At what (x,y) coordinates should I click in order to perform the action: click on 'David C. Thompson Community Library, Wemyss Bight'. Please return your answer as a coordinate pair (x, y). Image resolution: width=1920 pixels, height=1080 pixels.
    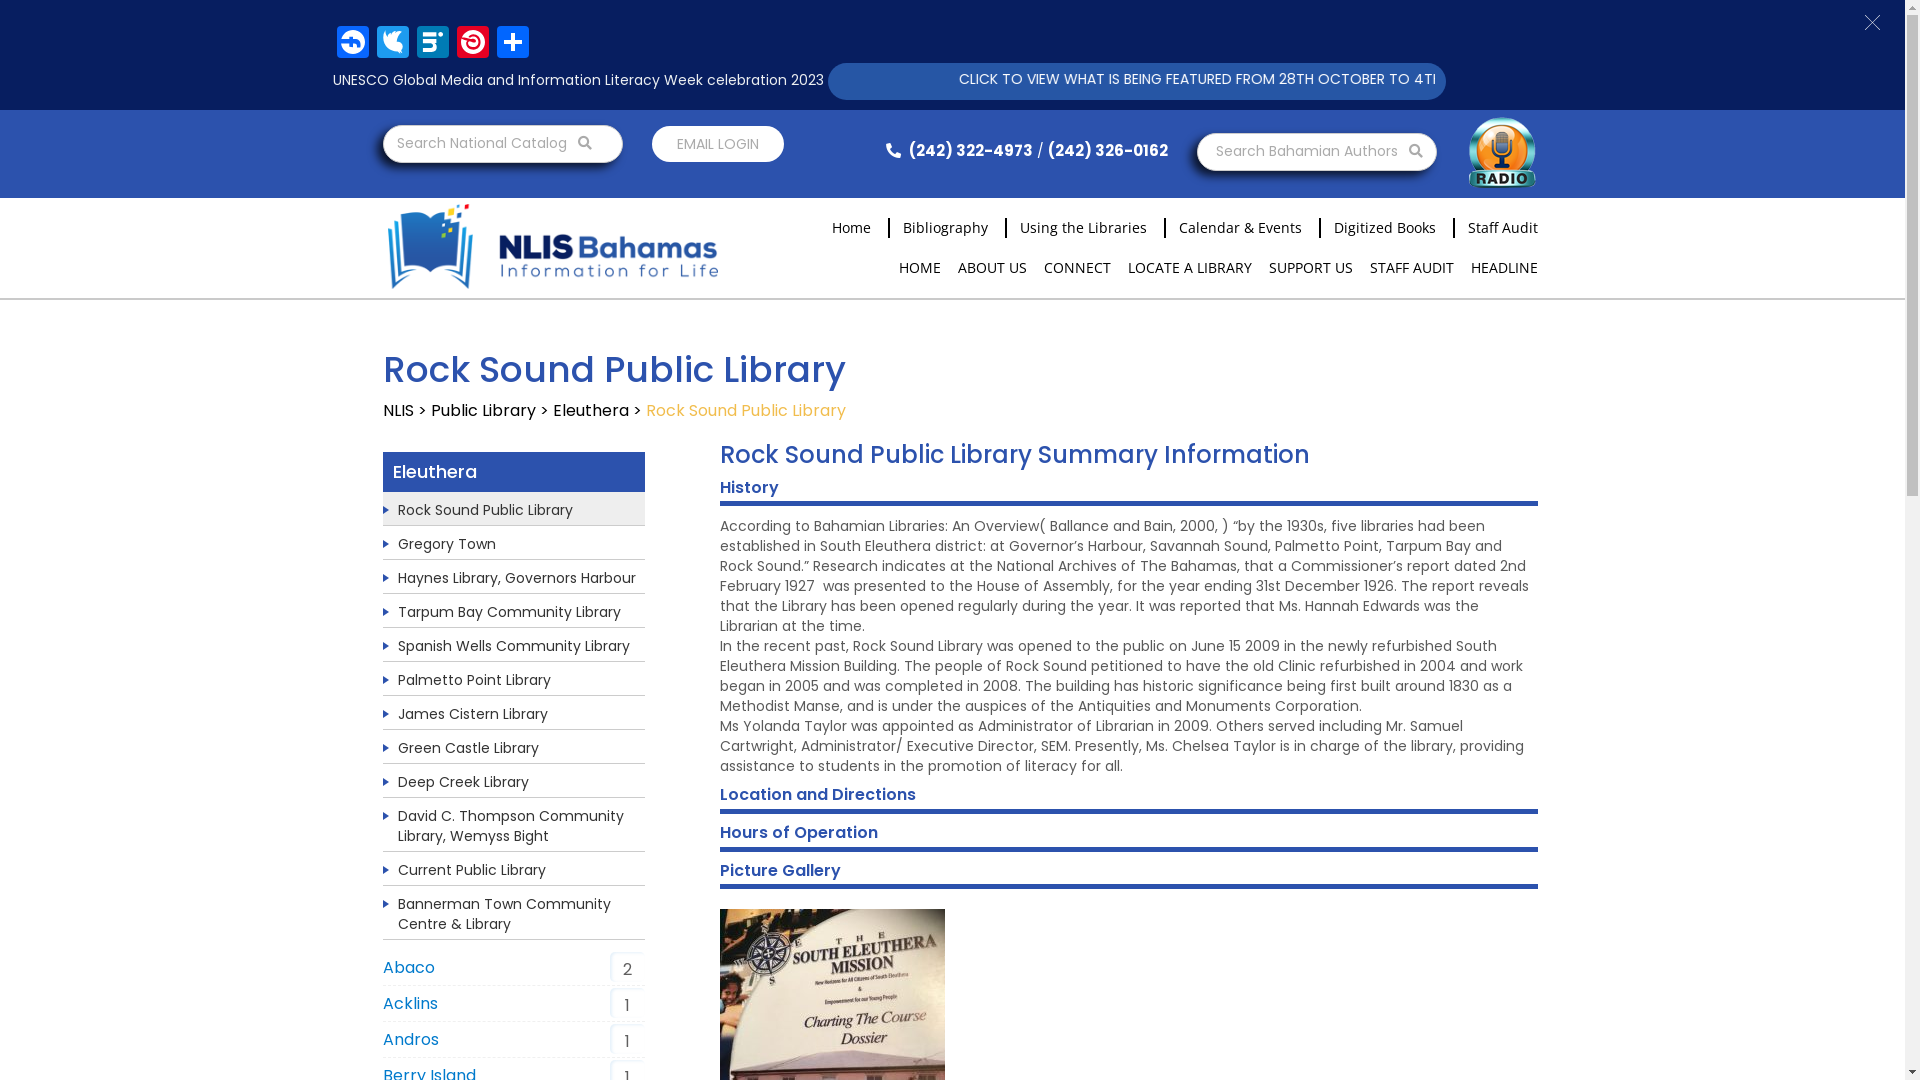
    Looking at the image, I should click on (398, 825).